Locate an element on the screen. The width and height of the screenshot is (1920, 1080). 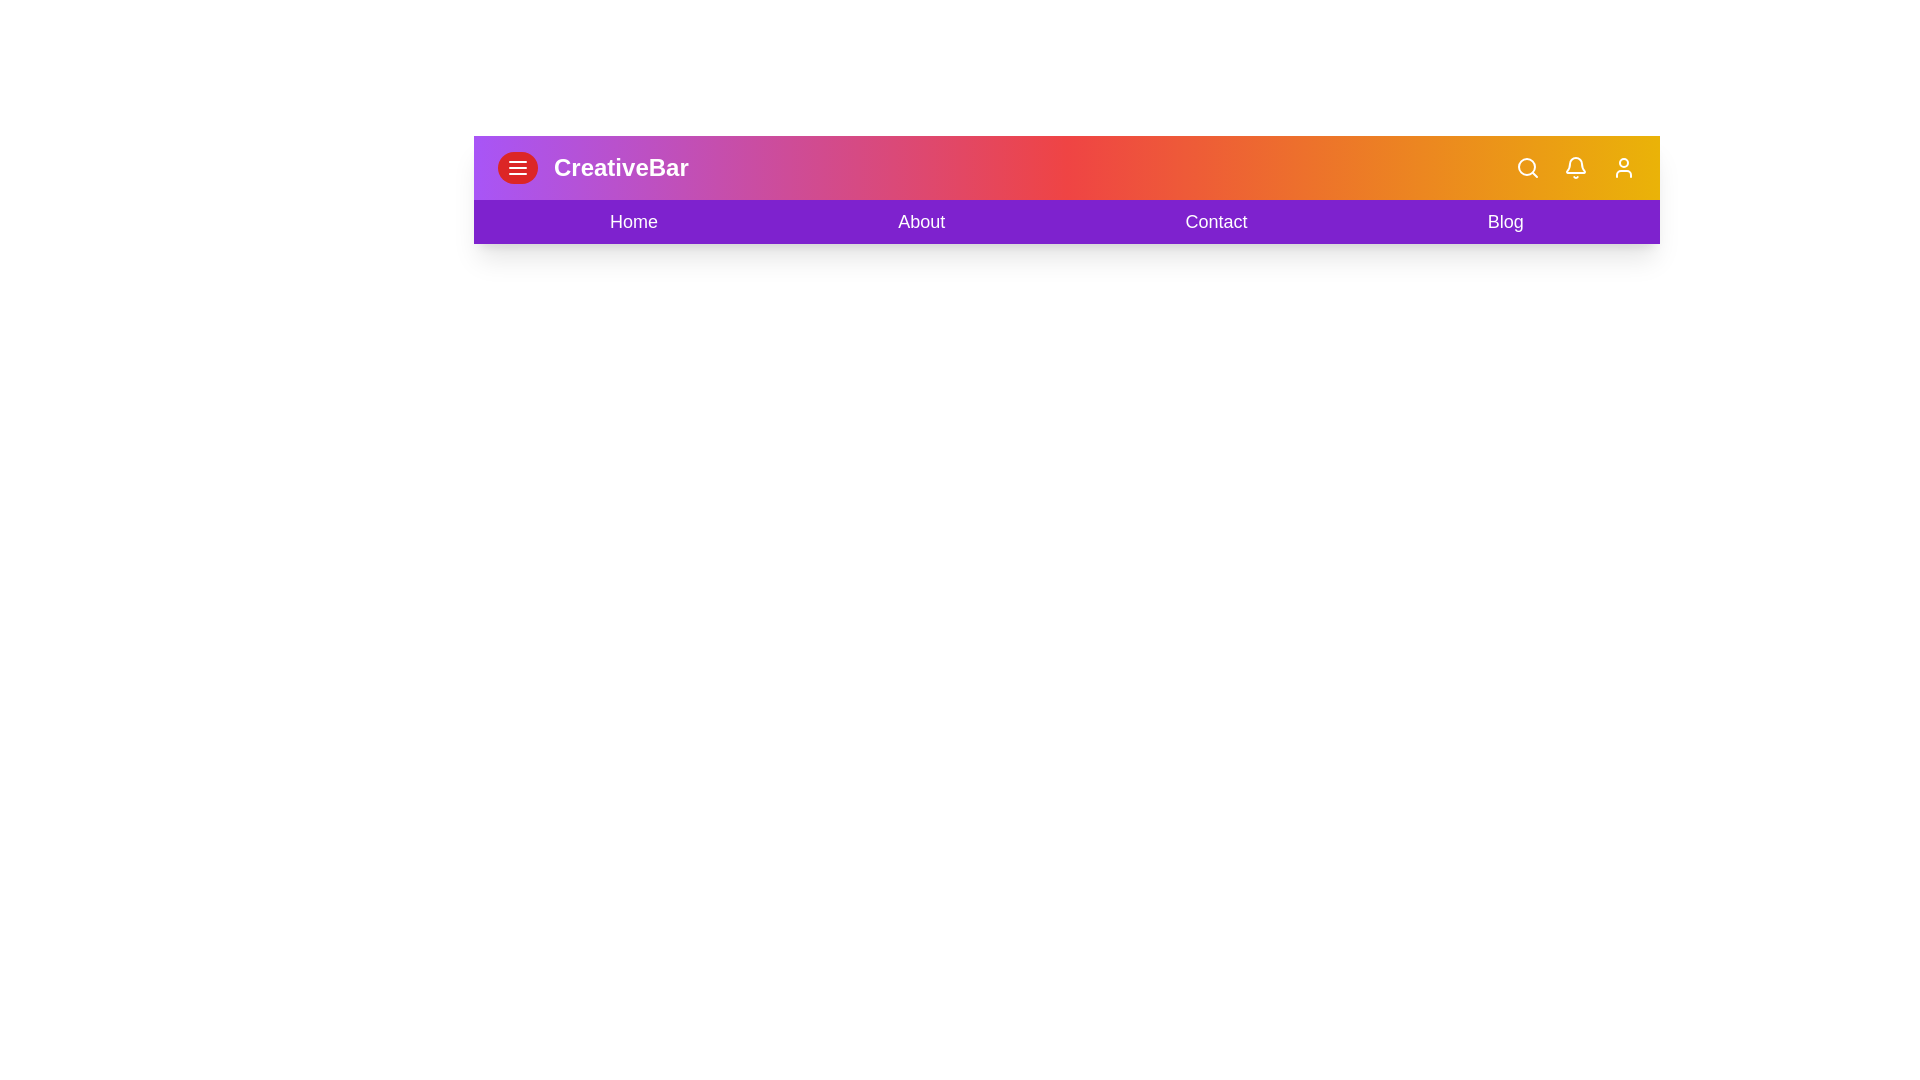
the navigation menu item About is located at coordinates (920, 222).